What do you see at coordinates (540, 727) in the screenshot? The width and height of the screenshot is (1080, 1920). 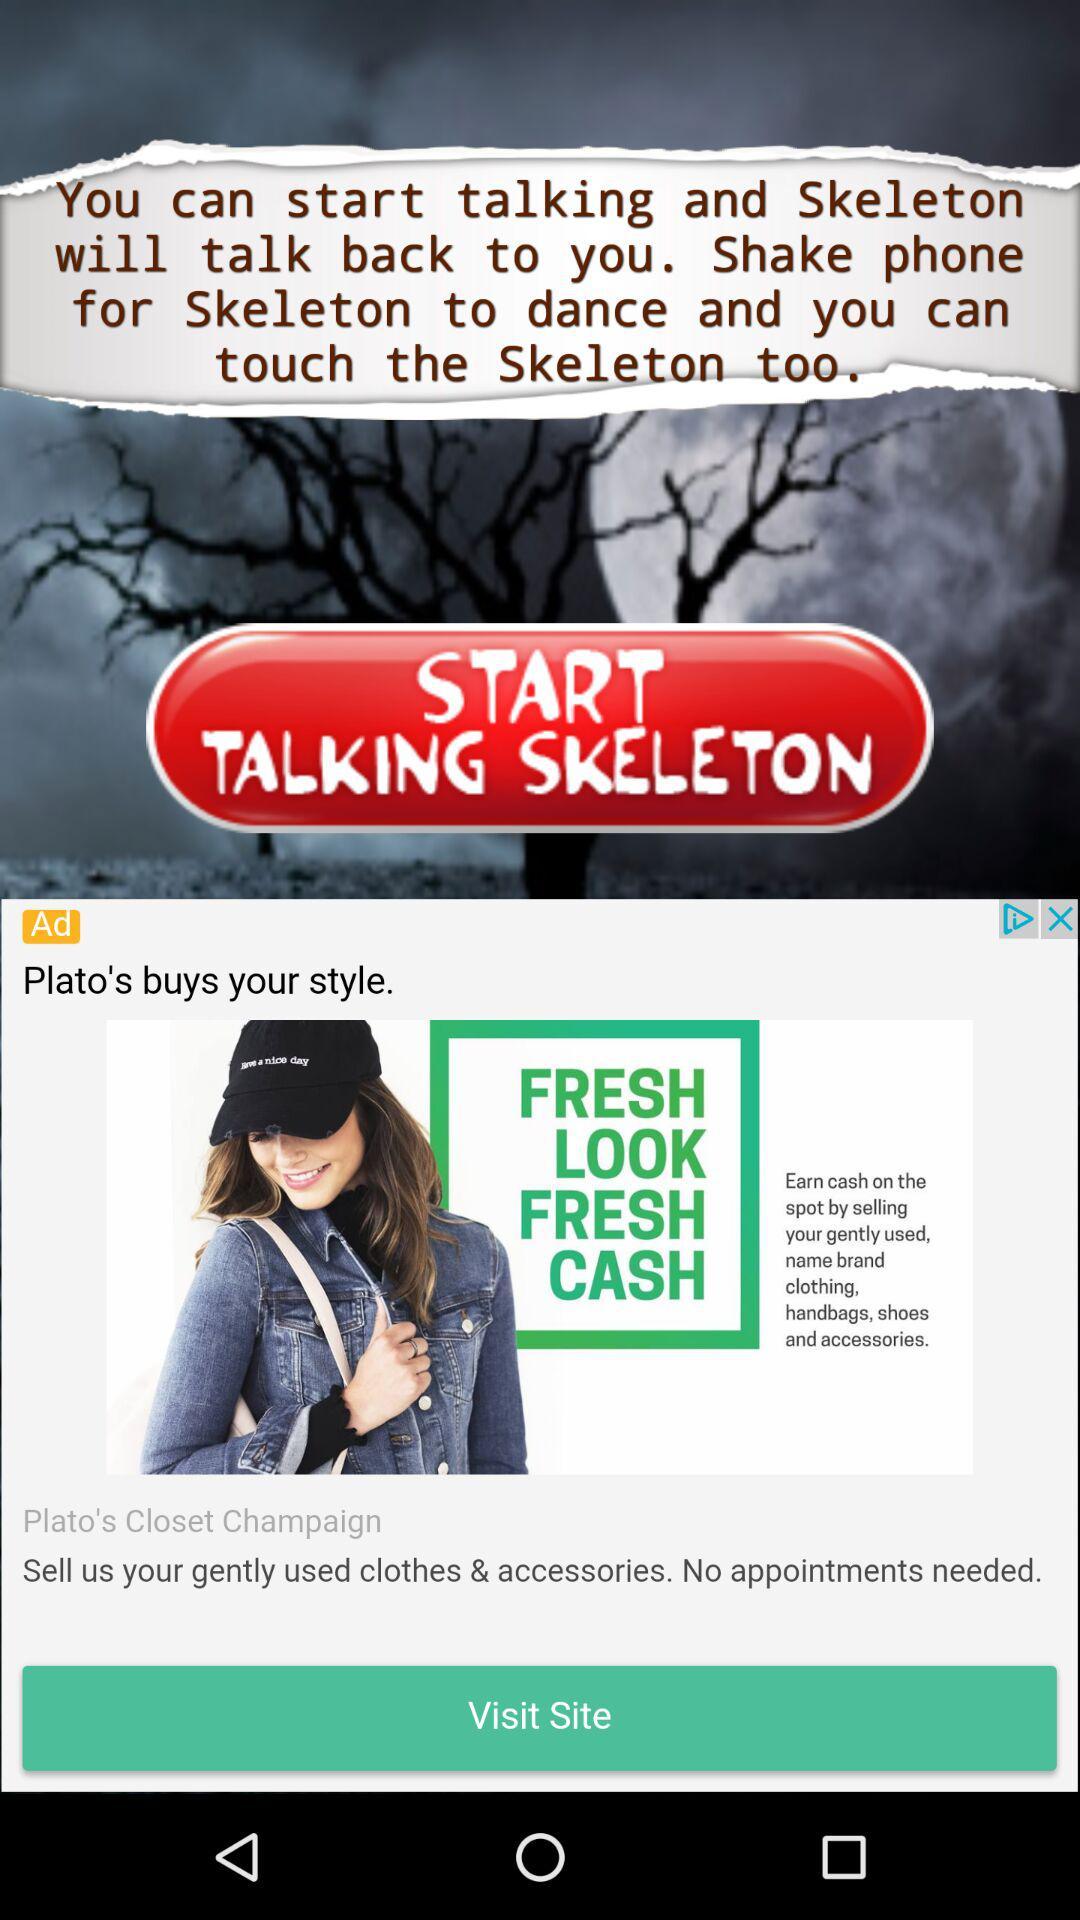 I see `start talking skeleton` at bounding box center [540, 727].